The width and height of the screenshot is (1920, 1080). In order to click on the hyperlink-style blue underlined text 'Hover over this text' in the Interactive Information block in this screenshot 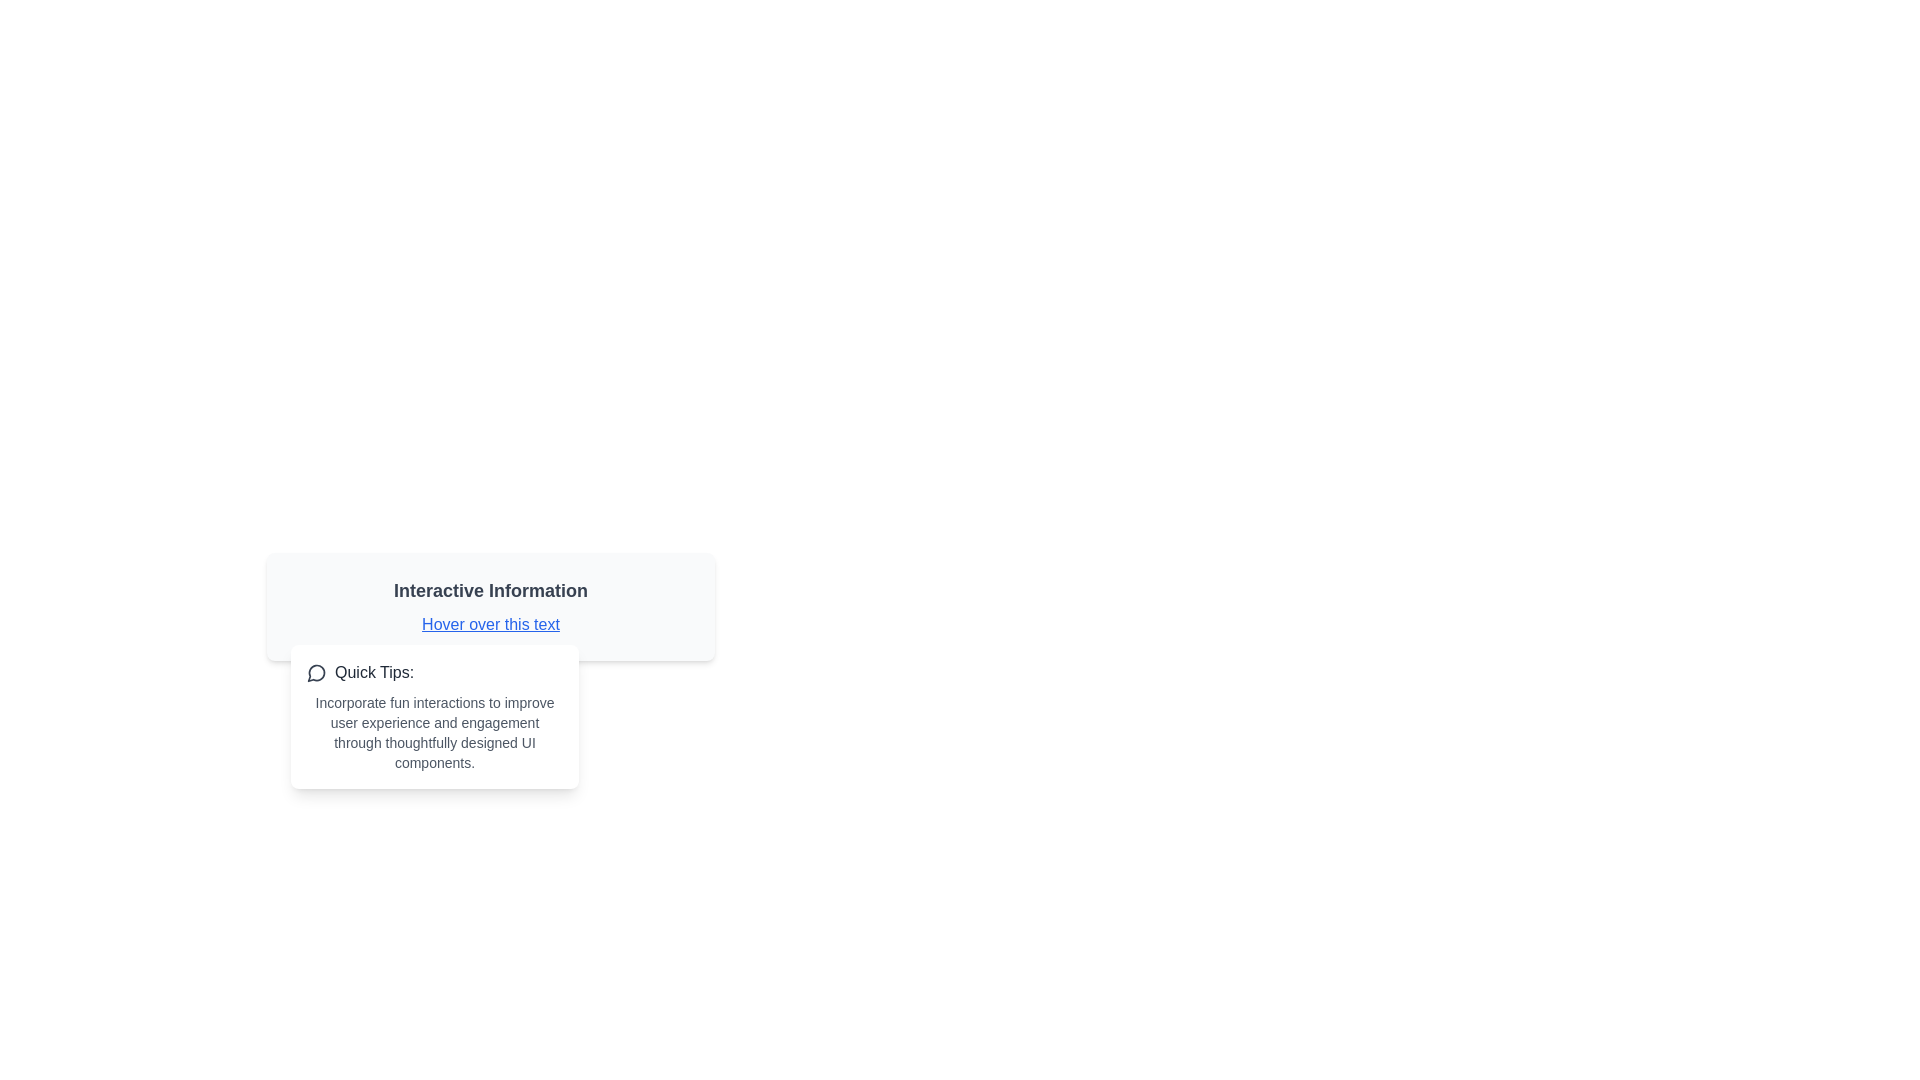, I will do `click(490, 605)`.